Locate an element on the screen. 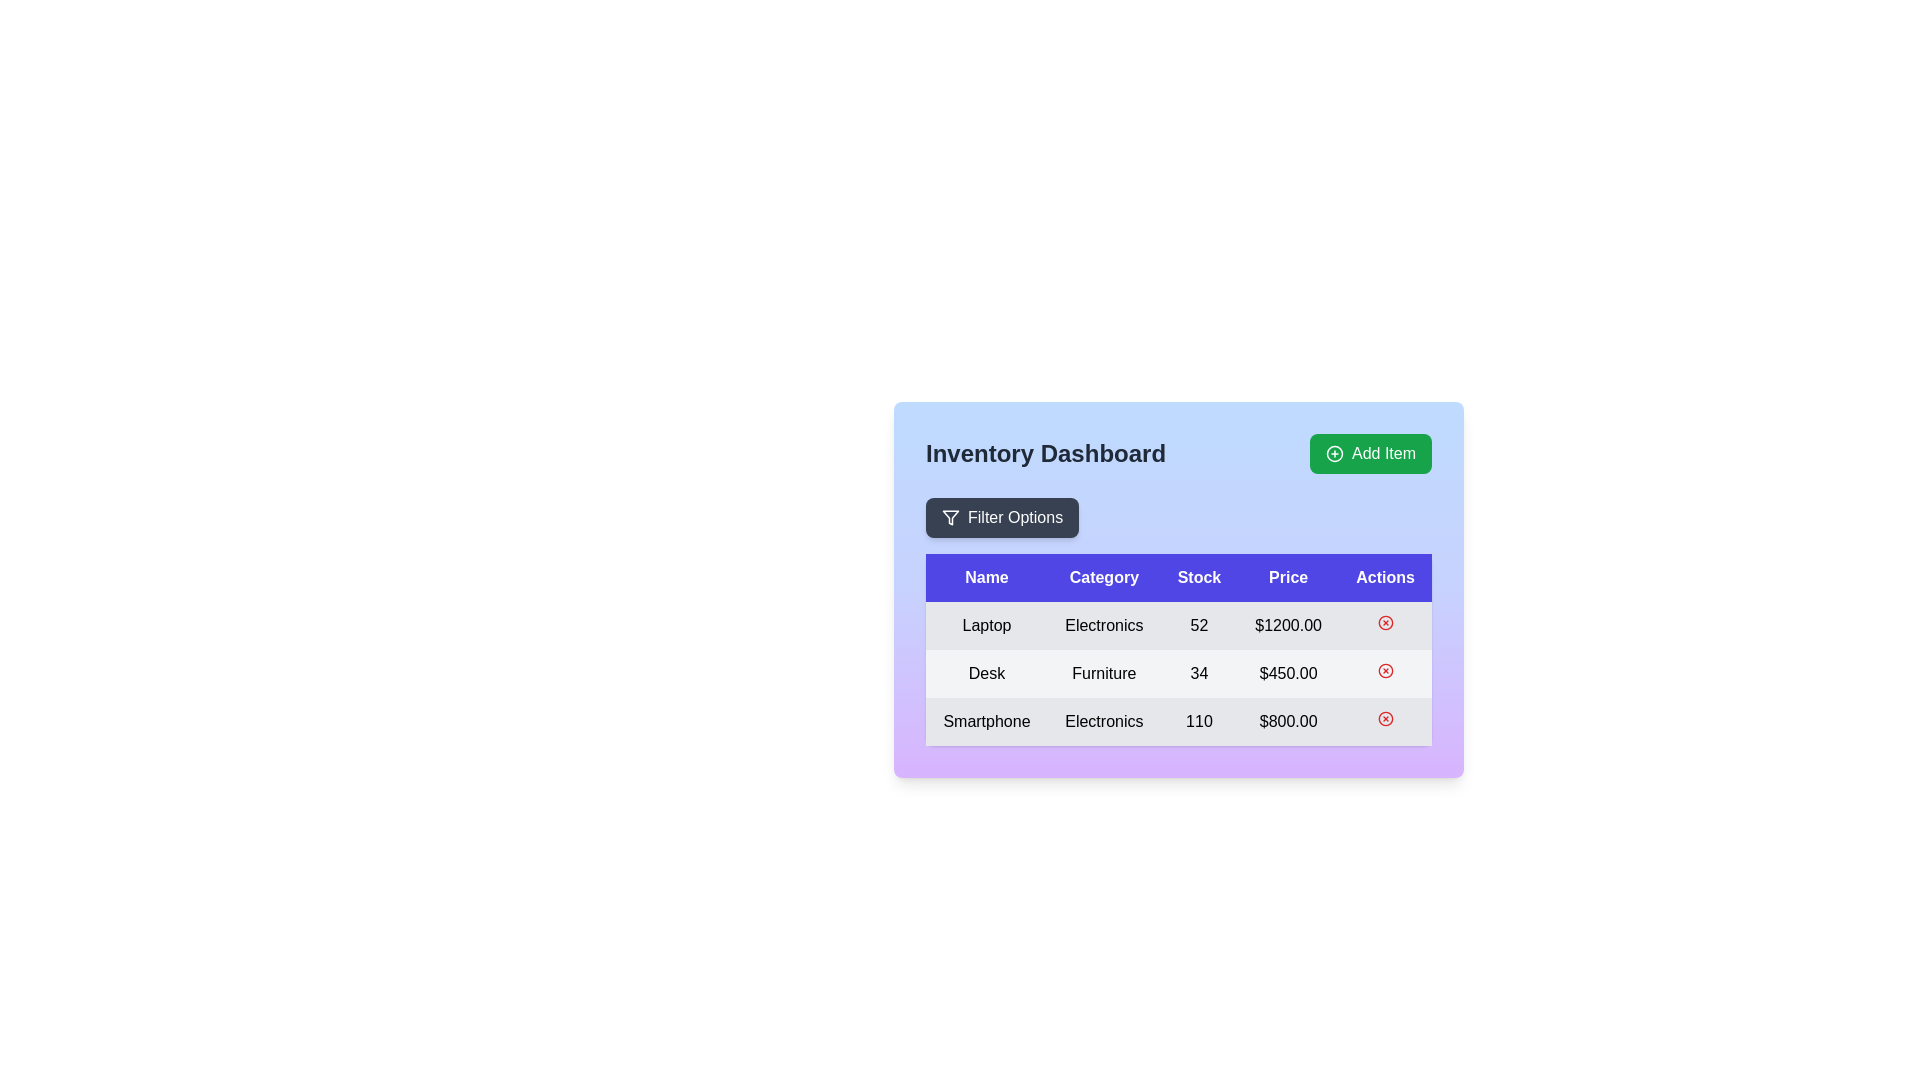 The width and height of the screenshot is (1920, 1080). the 'Stock' text label in the table header, which is displayed in white on a vivid purple background and is the third item in the row of headers is located at coordinates (1199, 578).